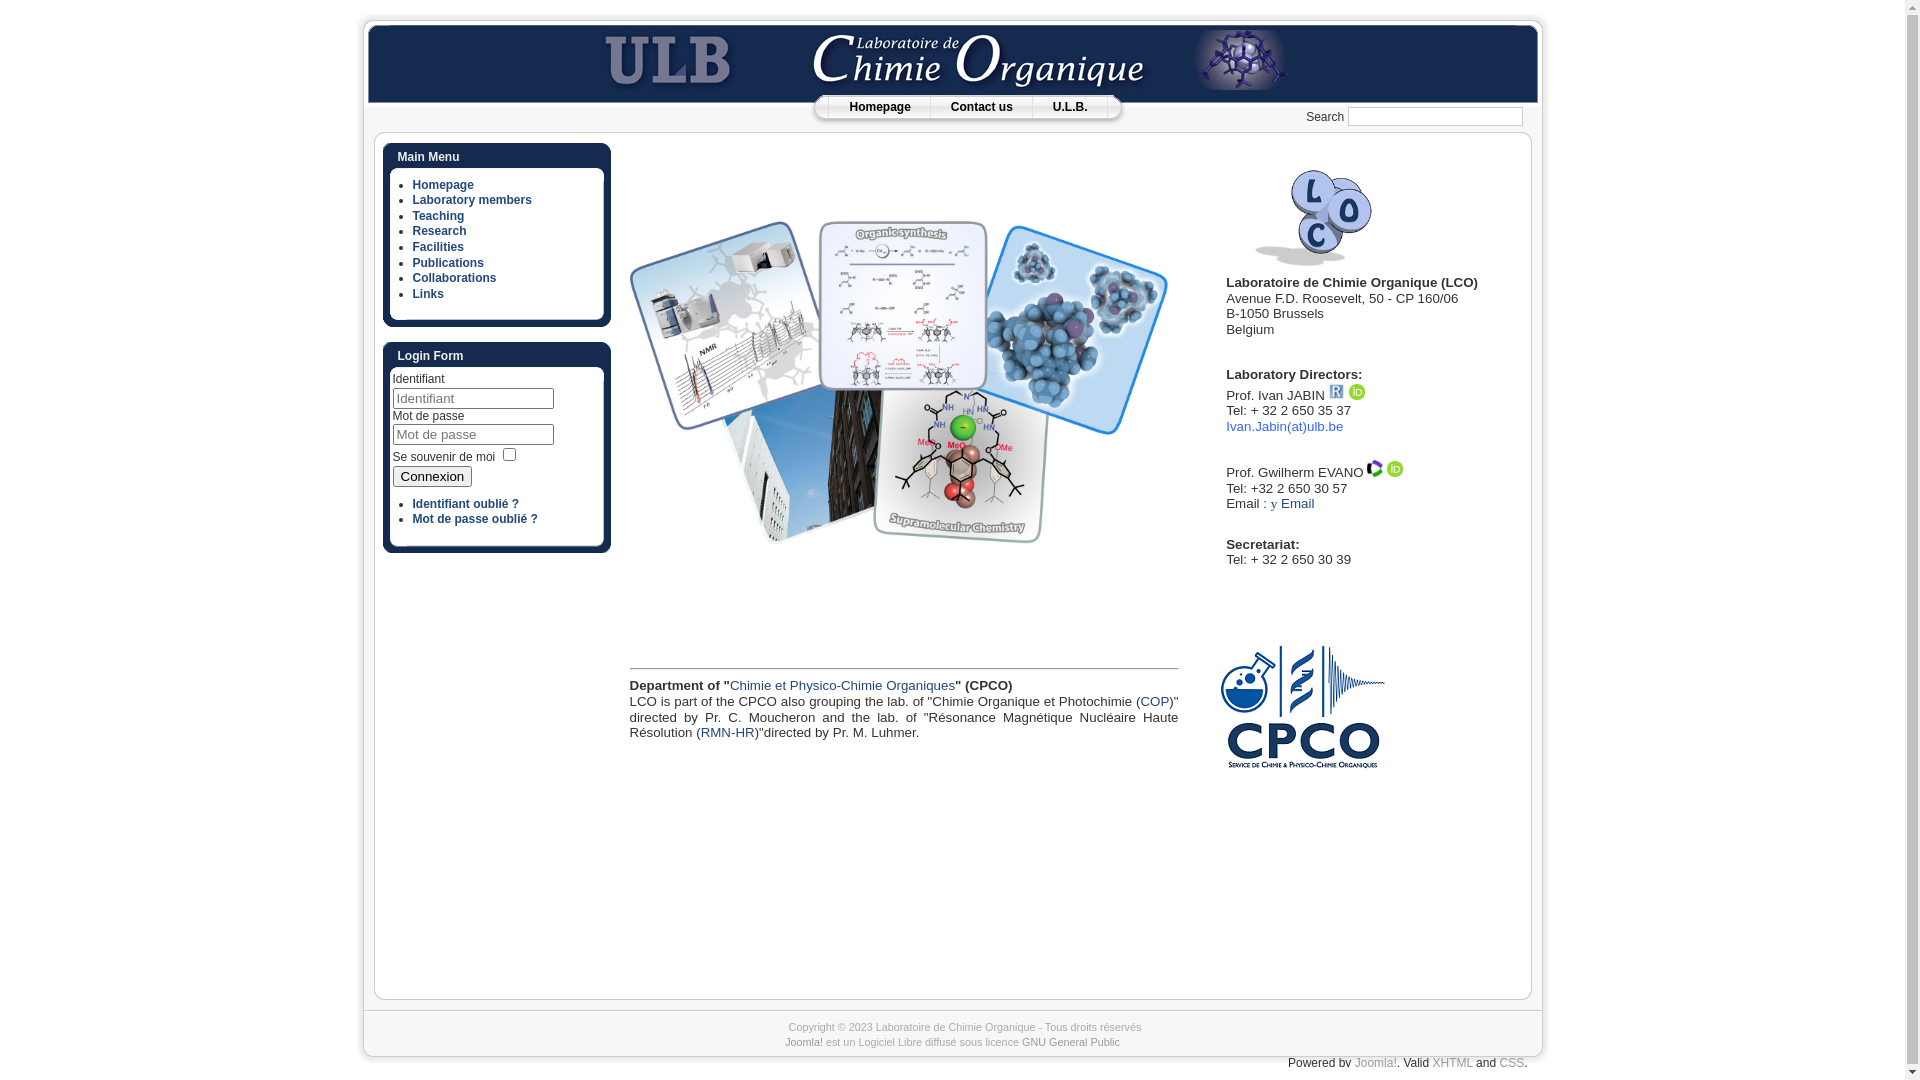 This screenshot has width=1920, height=1080. What do you see at coordinates (1375, 1062) in the screenshot?
I see `'Joomla!'` at bounding box center [1375, 1062].